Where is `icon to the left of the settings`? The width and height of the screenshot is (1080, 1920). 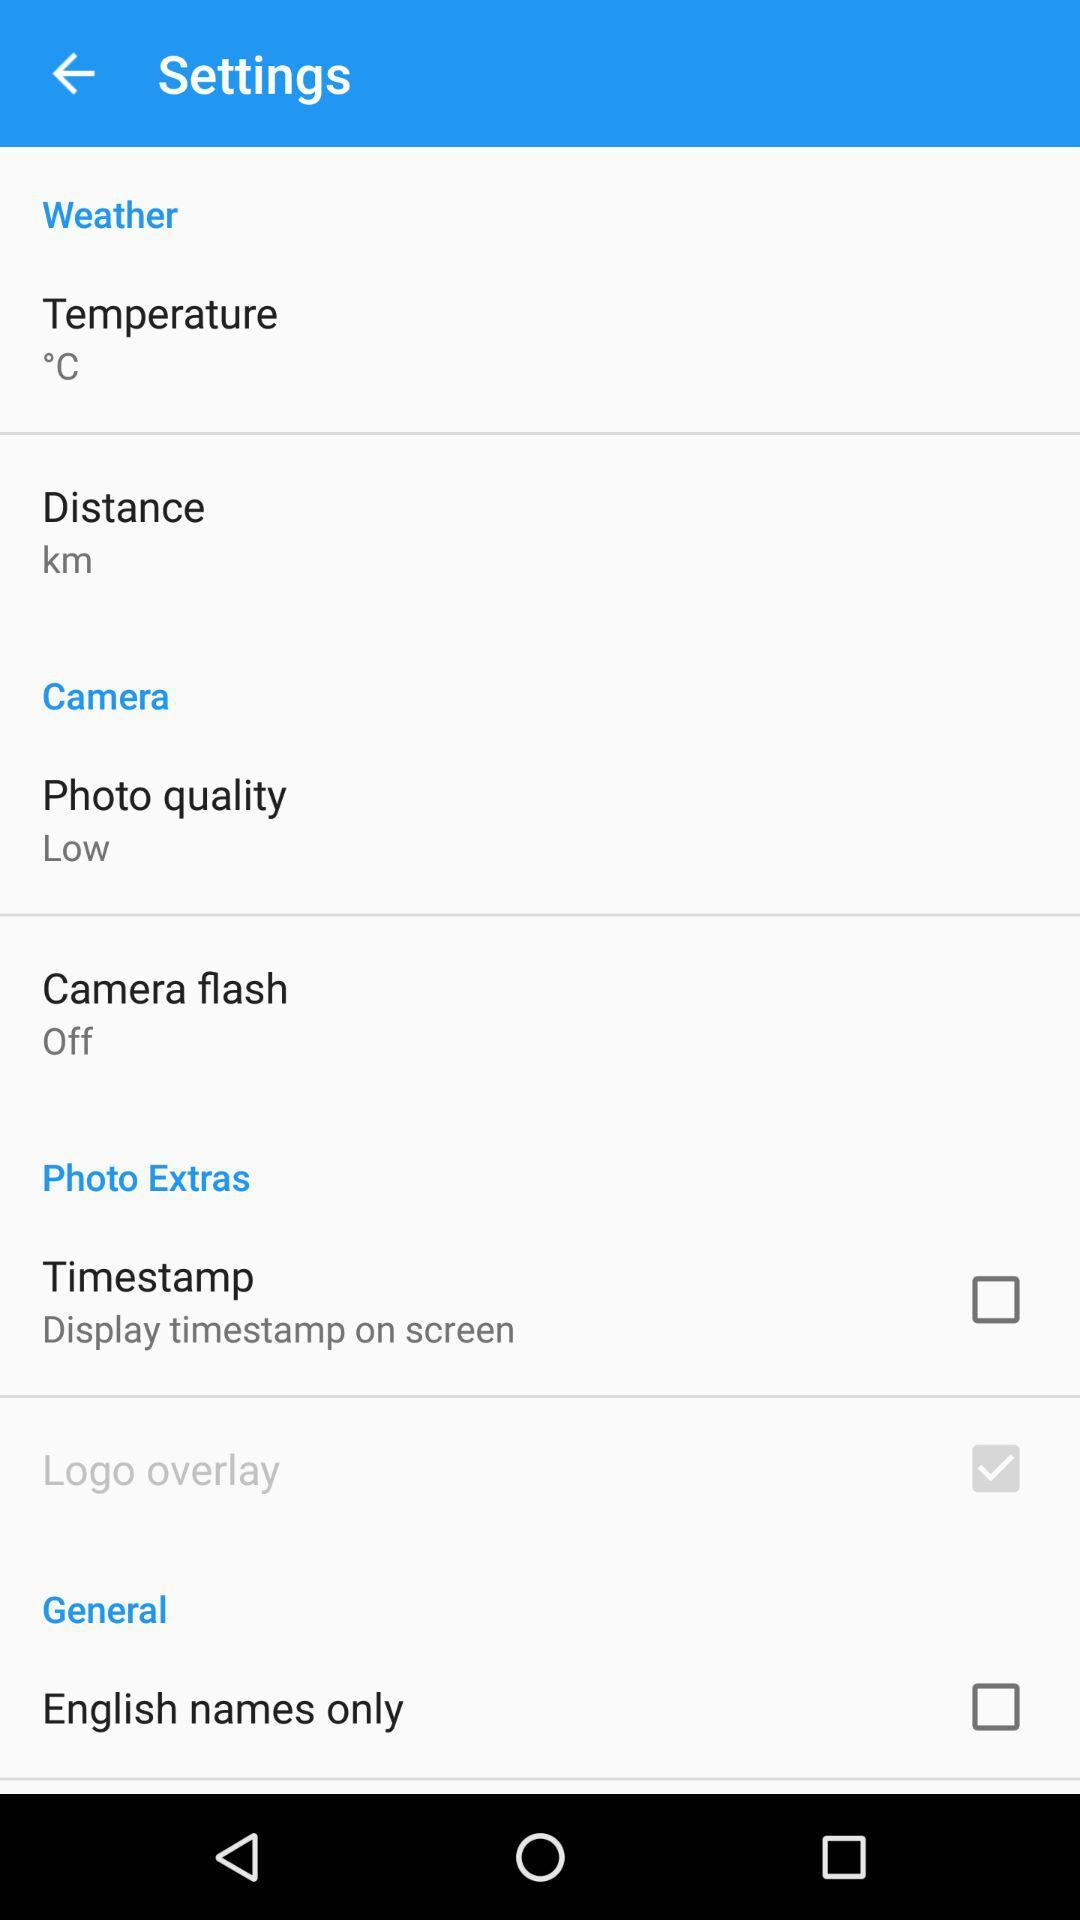
icon to the left of the settings is located at coordinates (72, 73).